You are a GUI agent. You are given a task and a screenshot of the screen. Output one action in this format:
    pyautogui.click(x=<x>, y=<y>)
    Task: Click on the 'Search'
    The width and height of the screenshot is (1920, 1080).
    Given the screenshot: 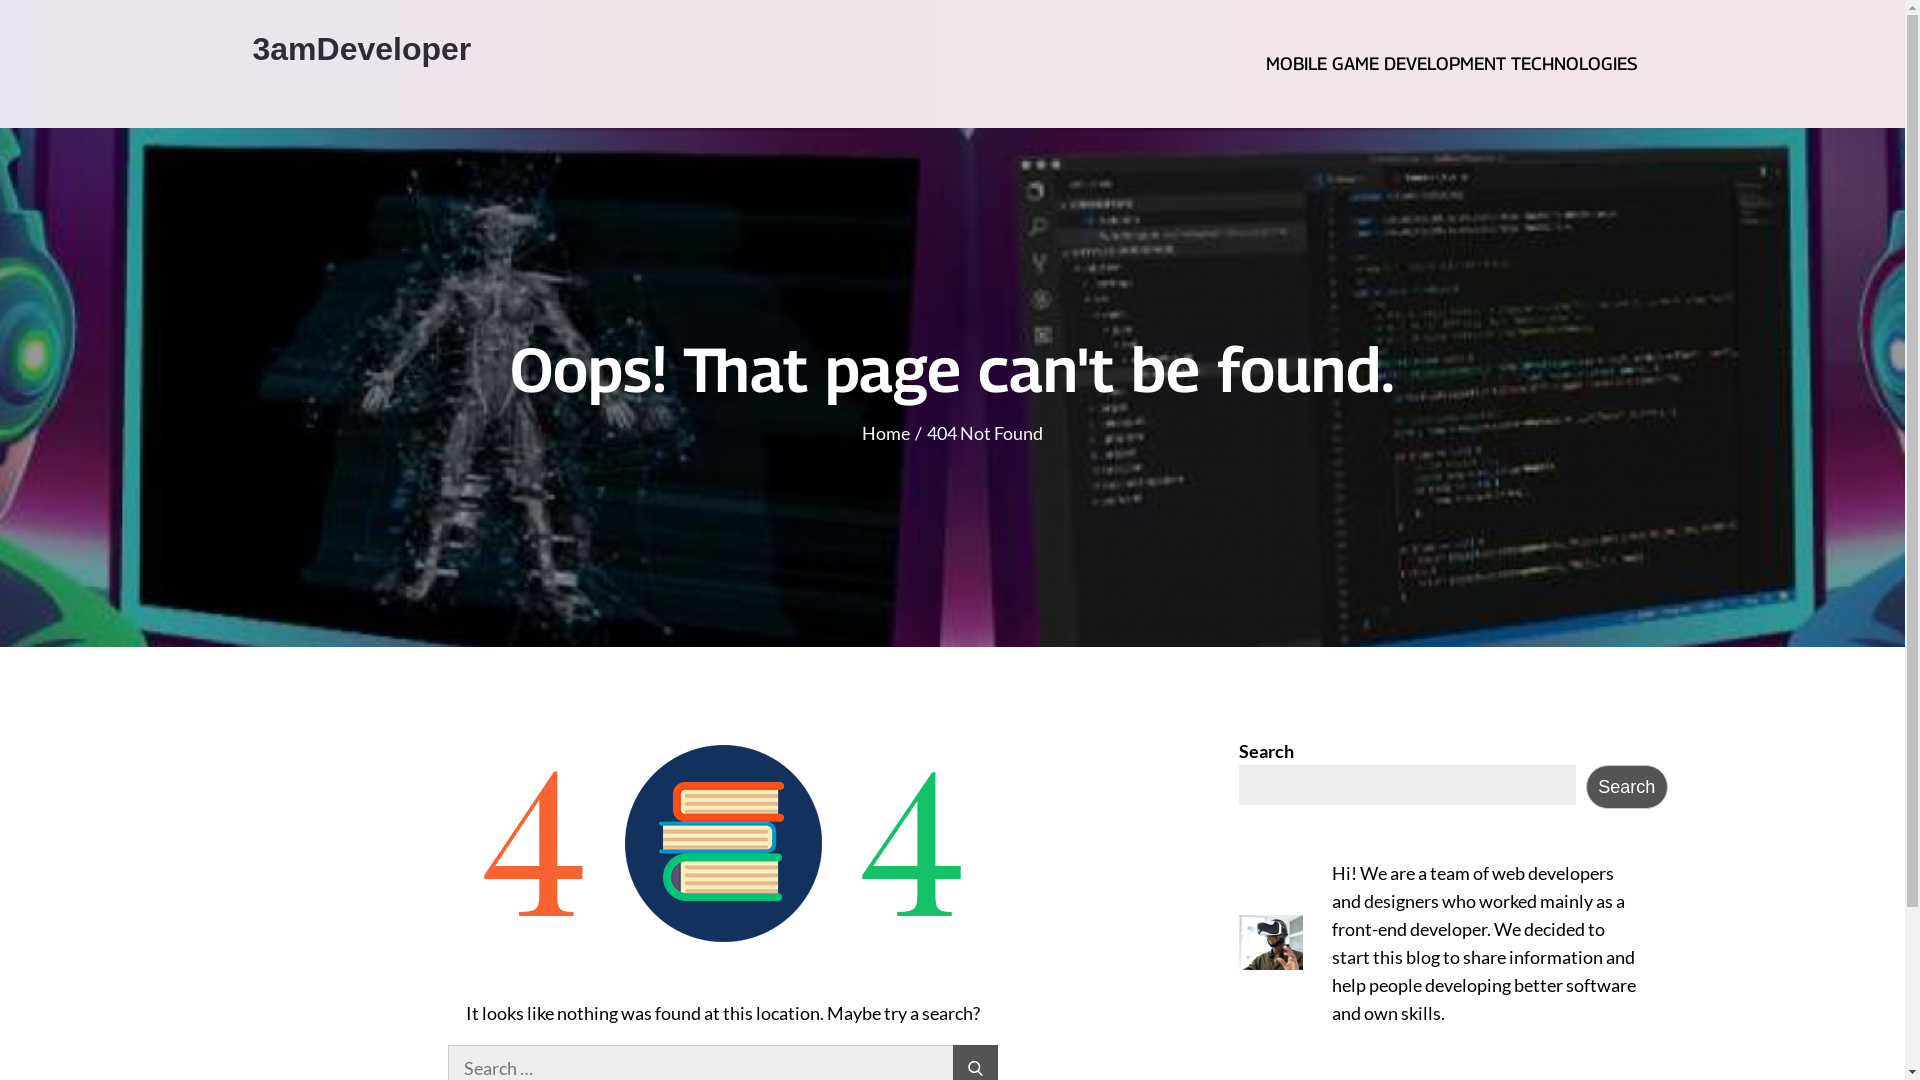 What is the action you would take?
    pyautogui.click(x=1627, y=785)
    